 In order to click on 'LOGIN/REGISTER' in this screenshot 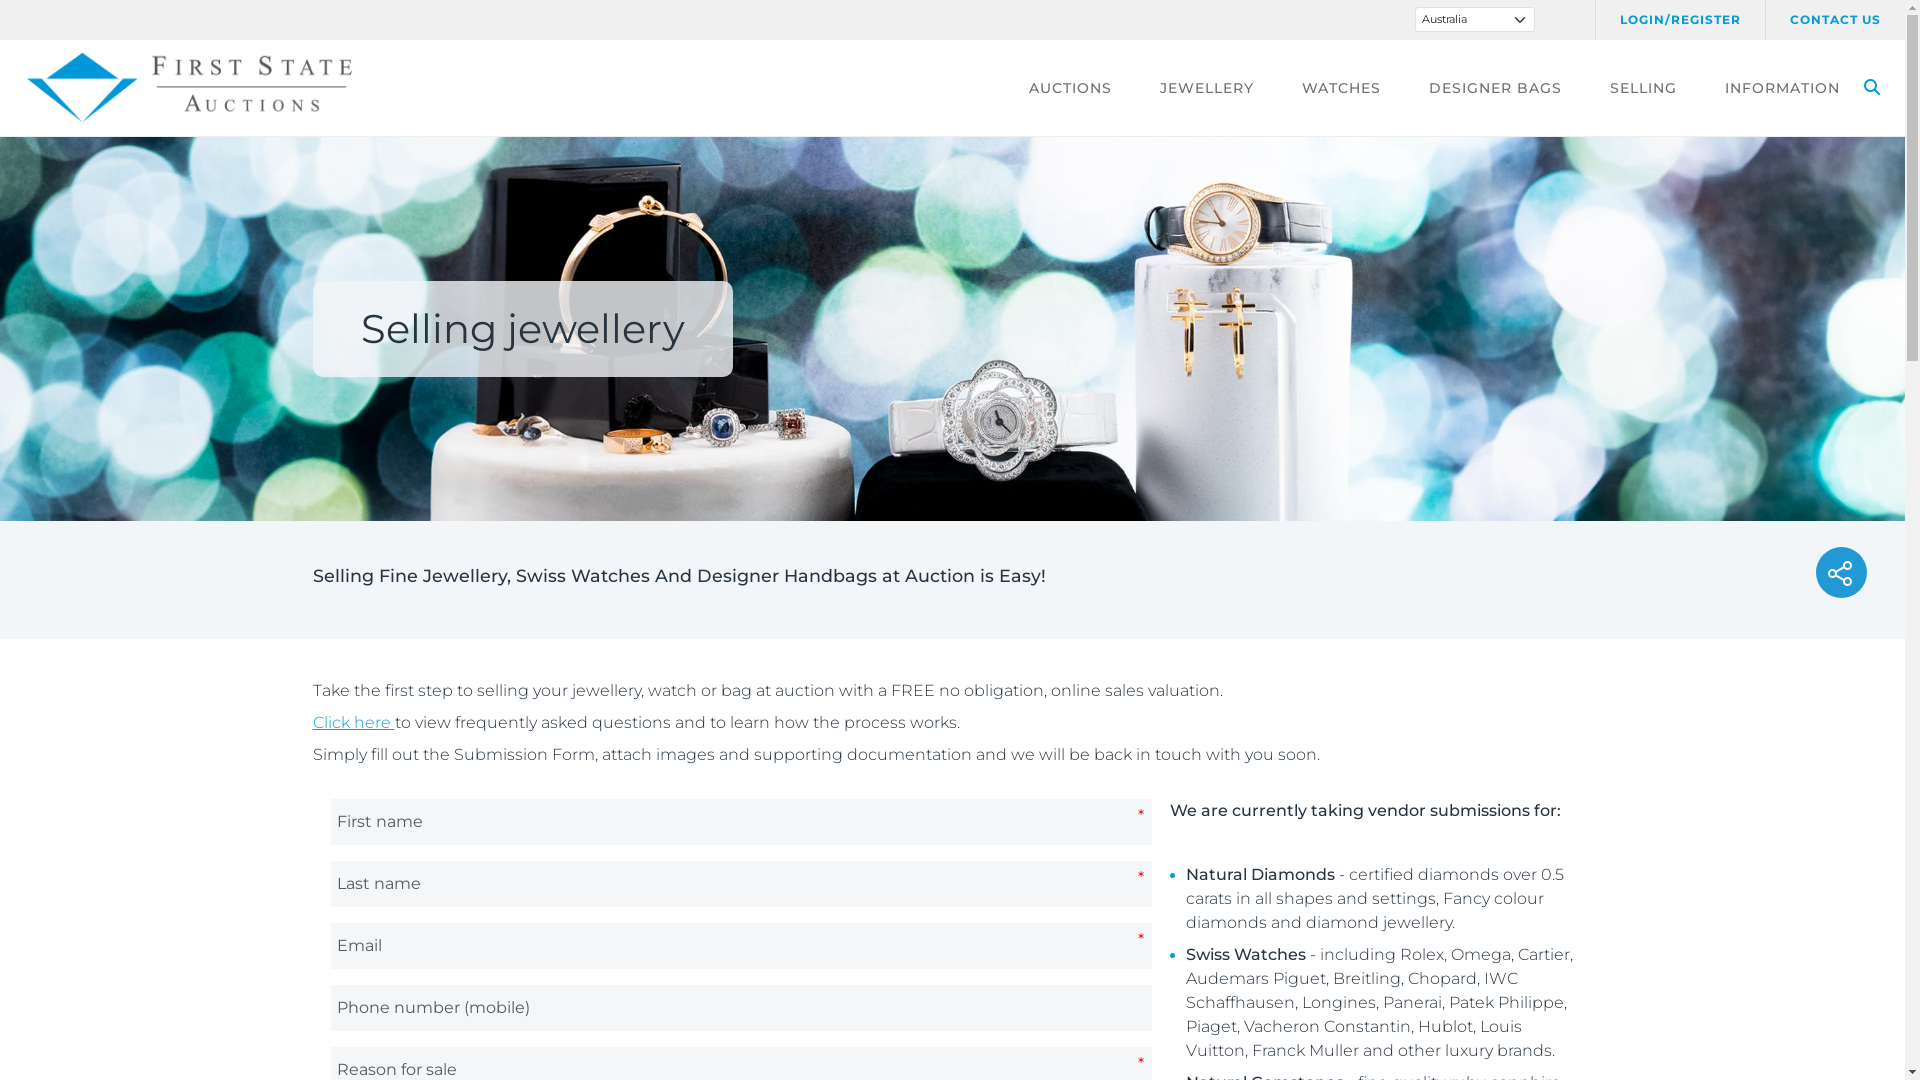, I will do `click(1595, 19)`.